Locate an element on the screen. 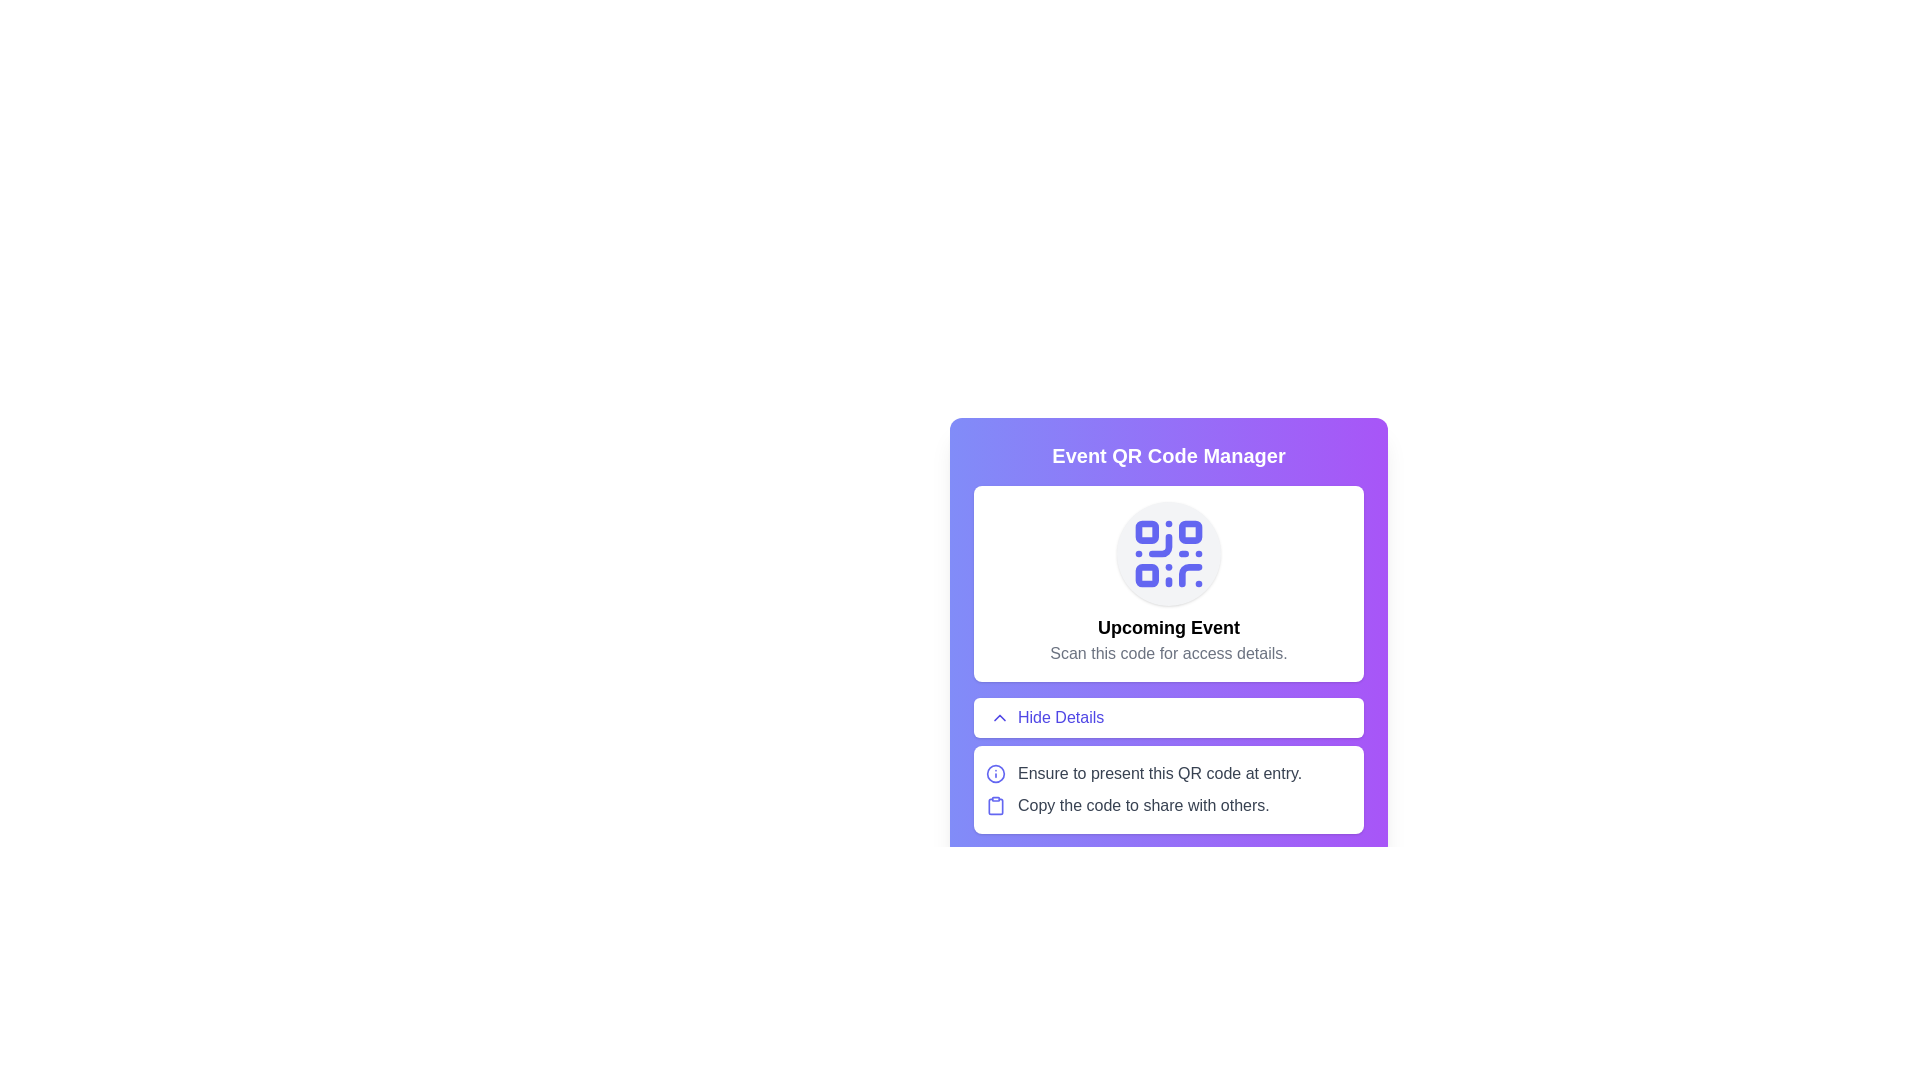 Image resolution: width=1920 pixels, height=1080 pixels. the second square from the top-left corner of the QR code group, which is represented as an SVG rectangle and is part of a 3x3 grid layout is located at coordinates (1190, 531).